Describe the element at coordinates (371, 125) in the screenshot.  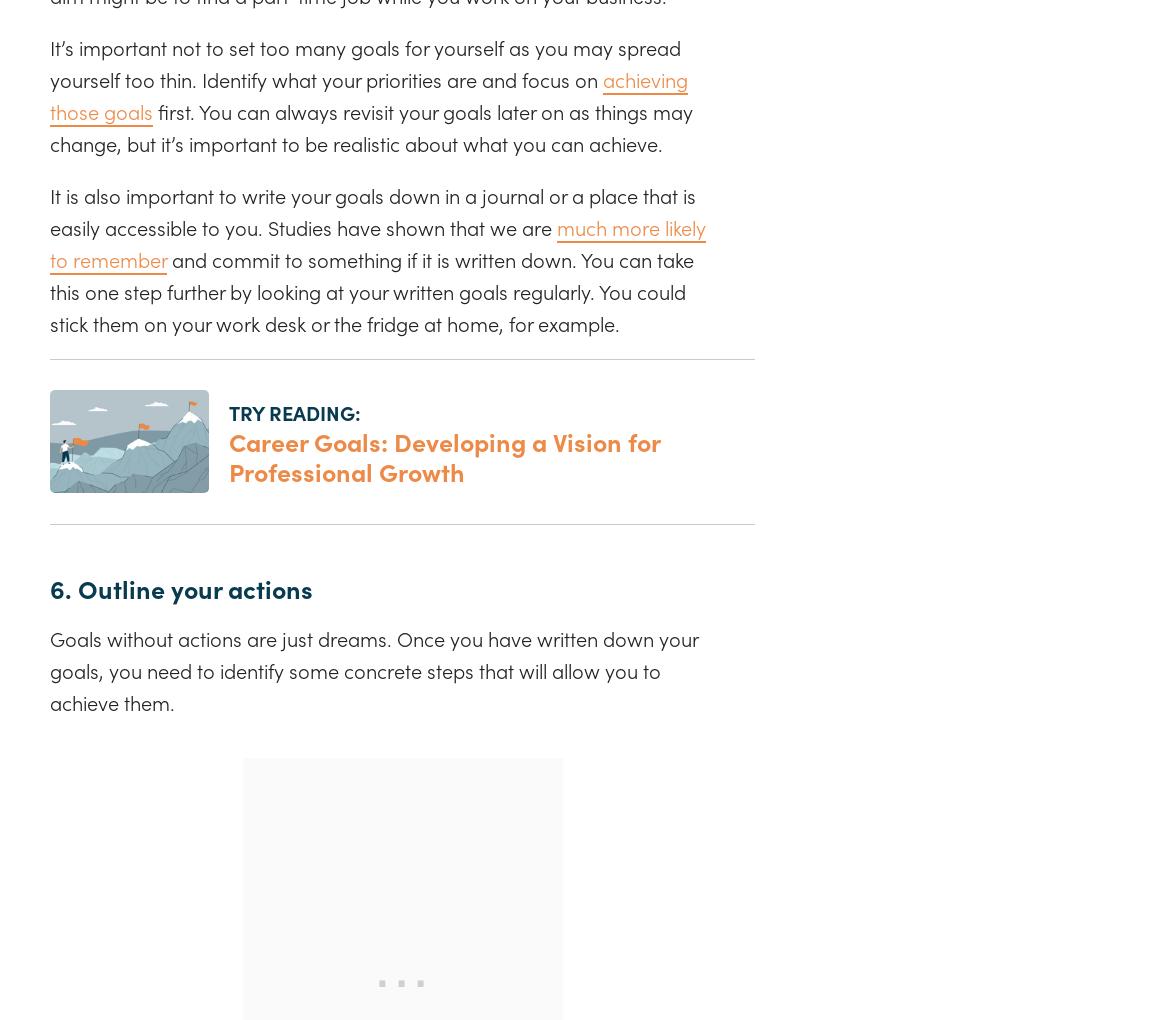
I see `'first. You can always revisit your goals later on as things may change, but it’s important to be realistic about what you can achieve.'` at that location.